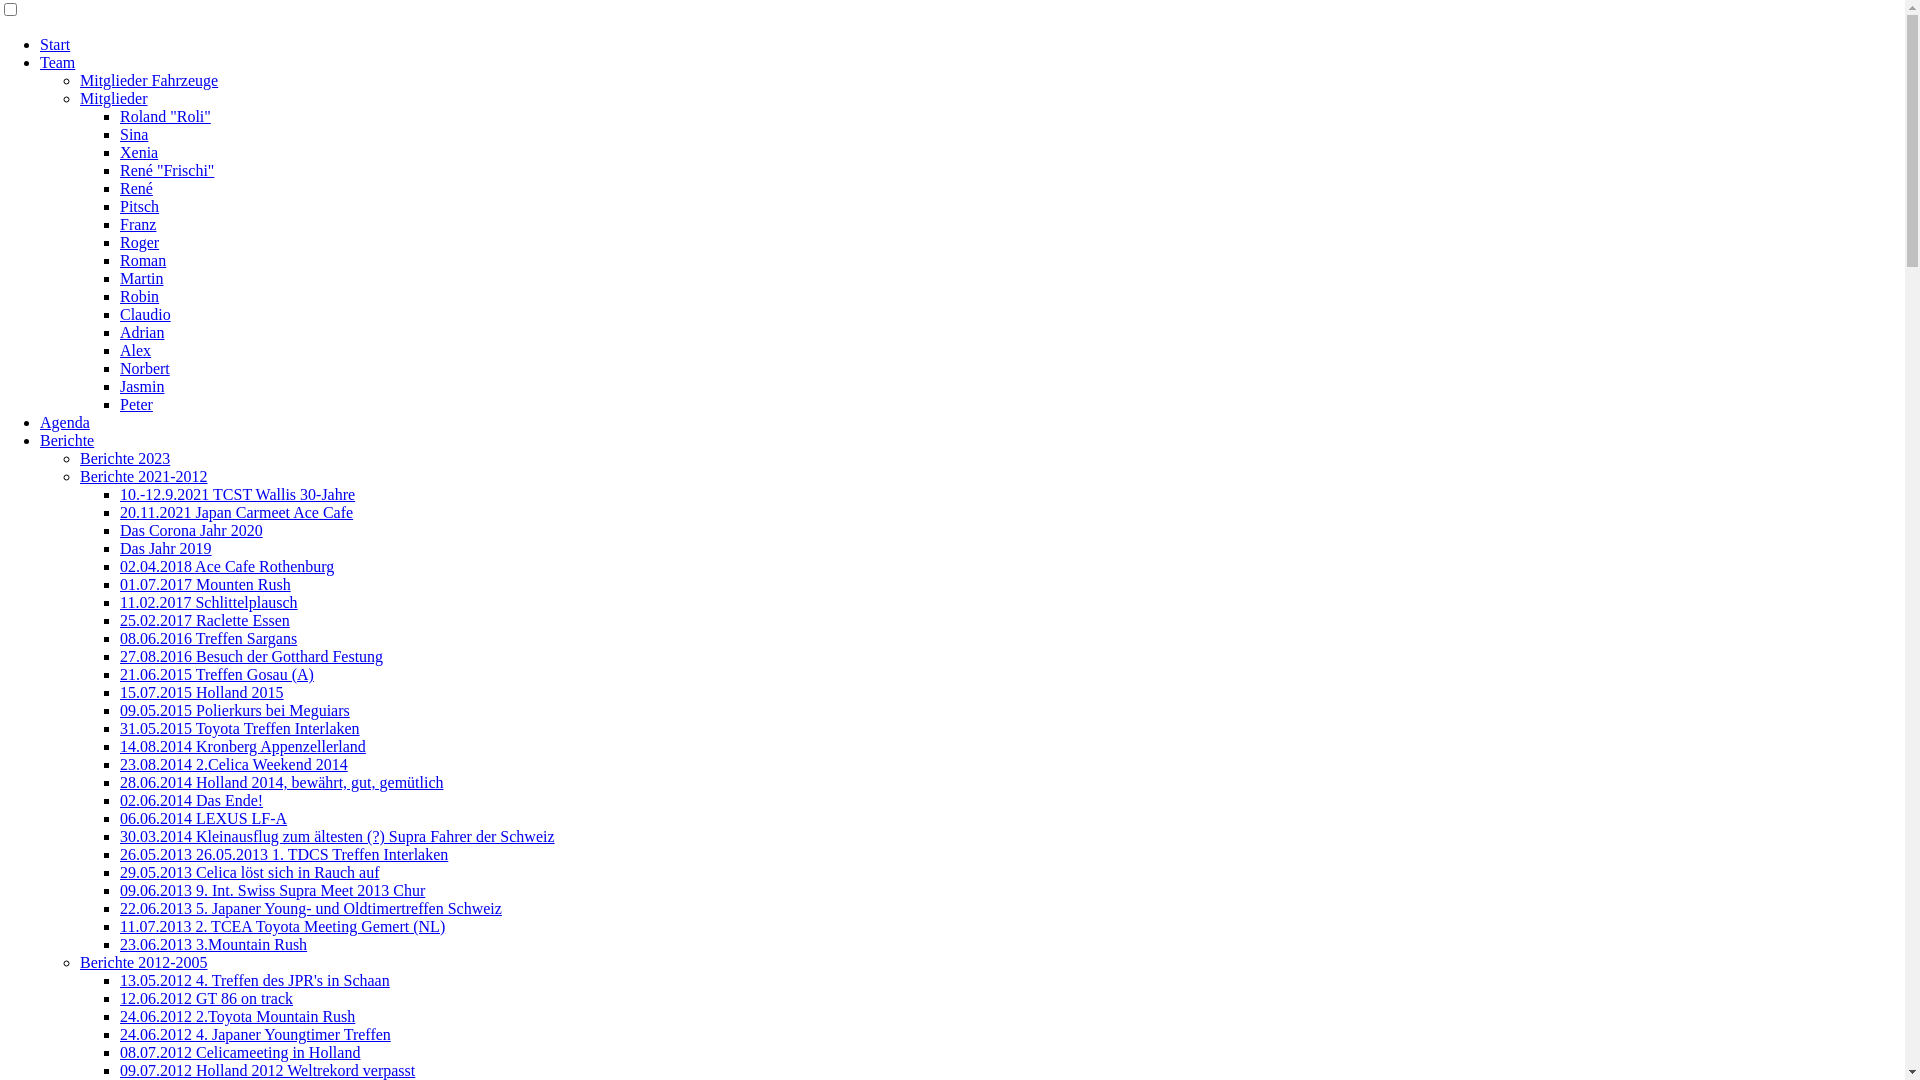 Image resolution: width=1920 pixels, height=1080 pixels. What do you see at coordinates (138, 206) in the screenshot?
I see `'Pitsch'` at bounding box center [138, 206].